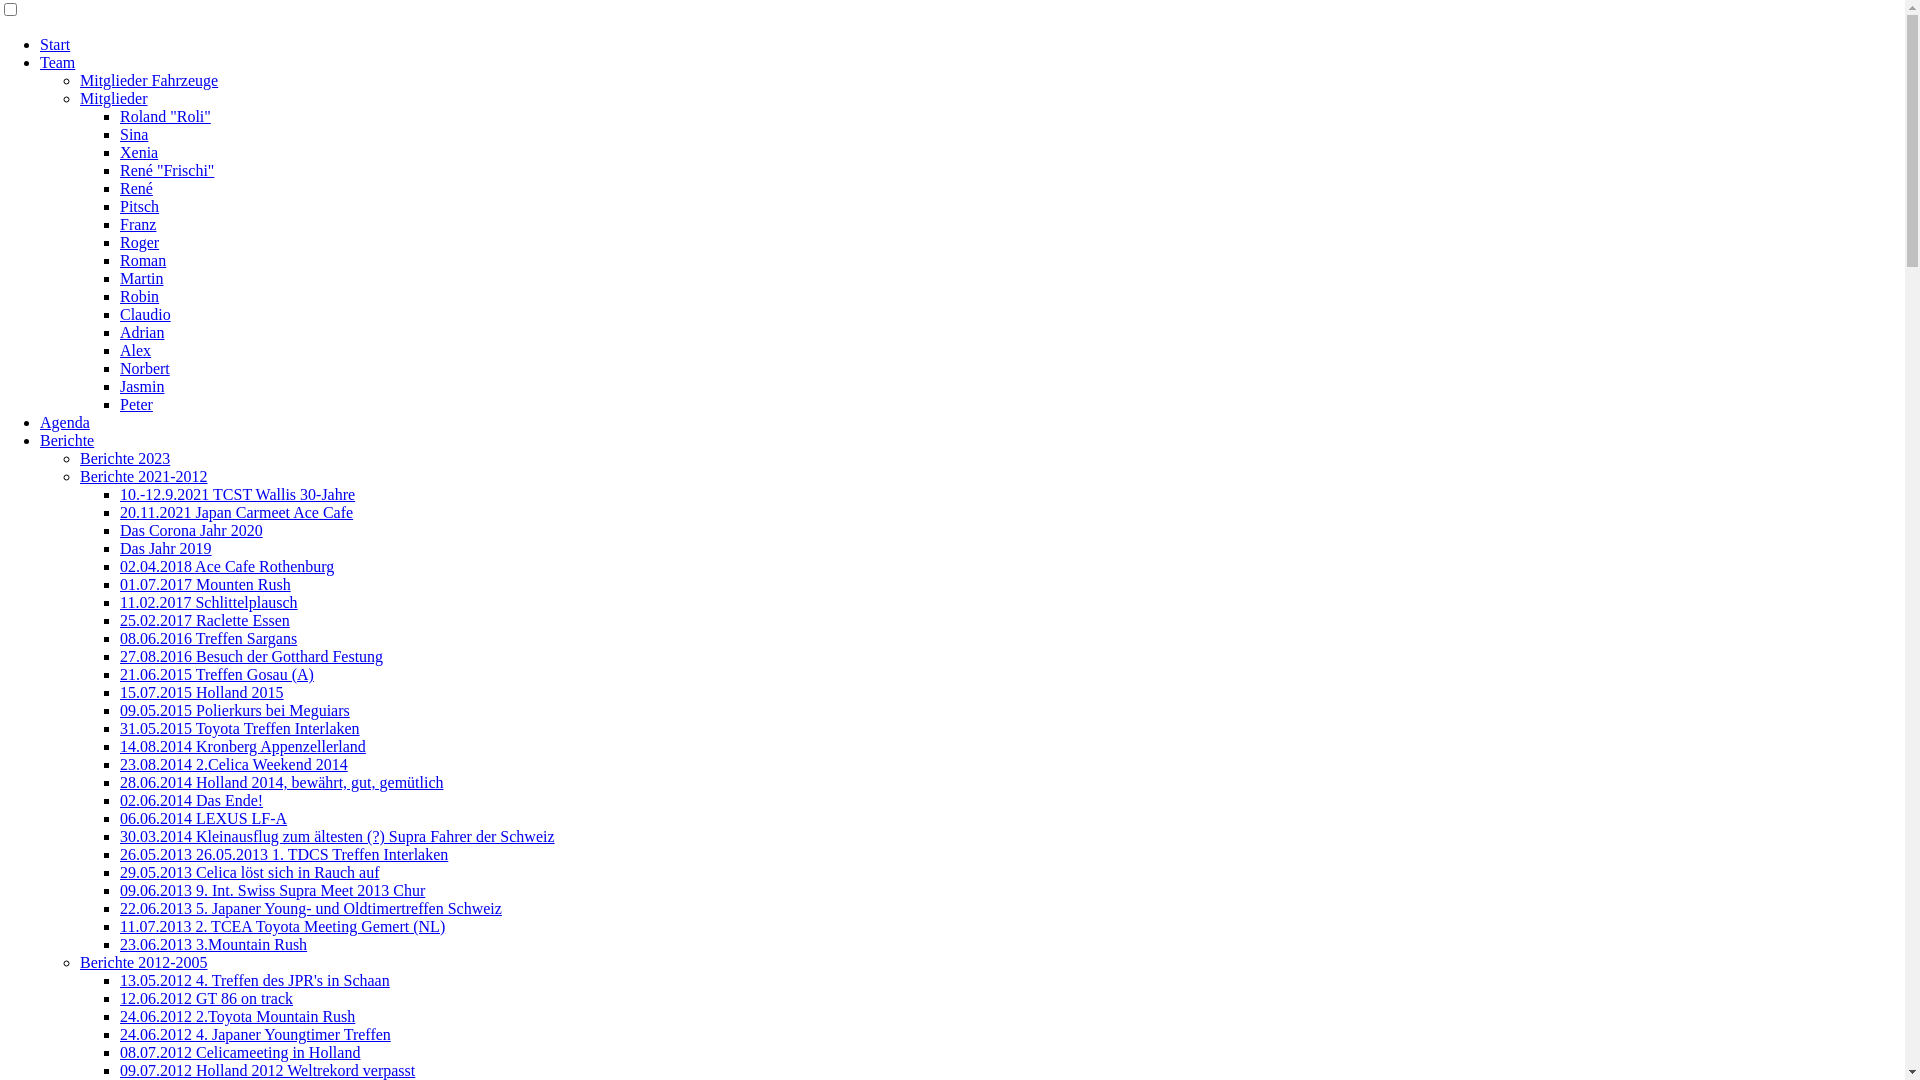 Image resolution: width=1920 pixels, height=1080 pixels. What do you see at coordinates (138, 206) in the screenshot?
I see `'Pitsch'` at bounding box center [138, 206].